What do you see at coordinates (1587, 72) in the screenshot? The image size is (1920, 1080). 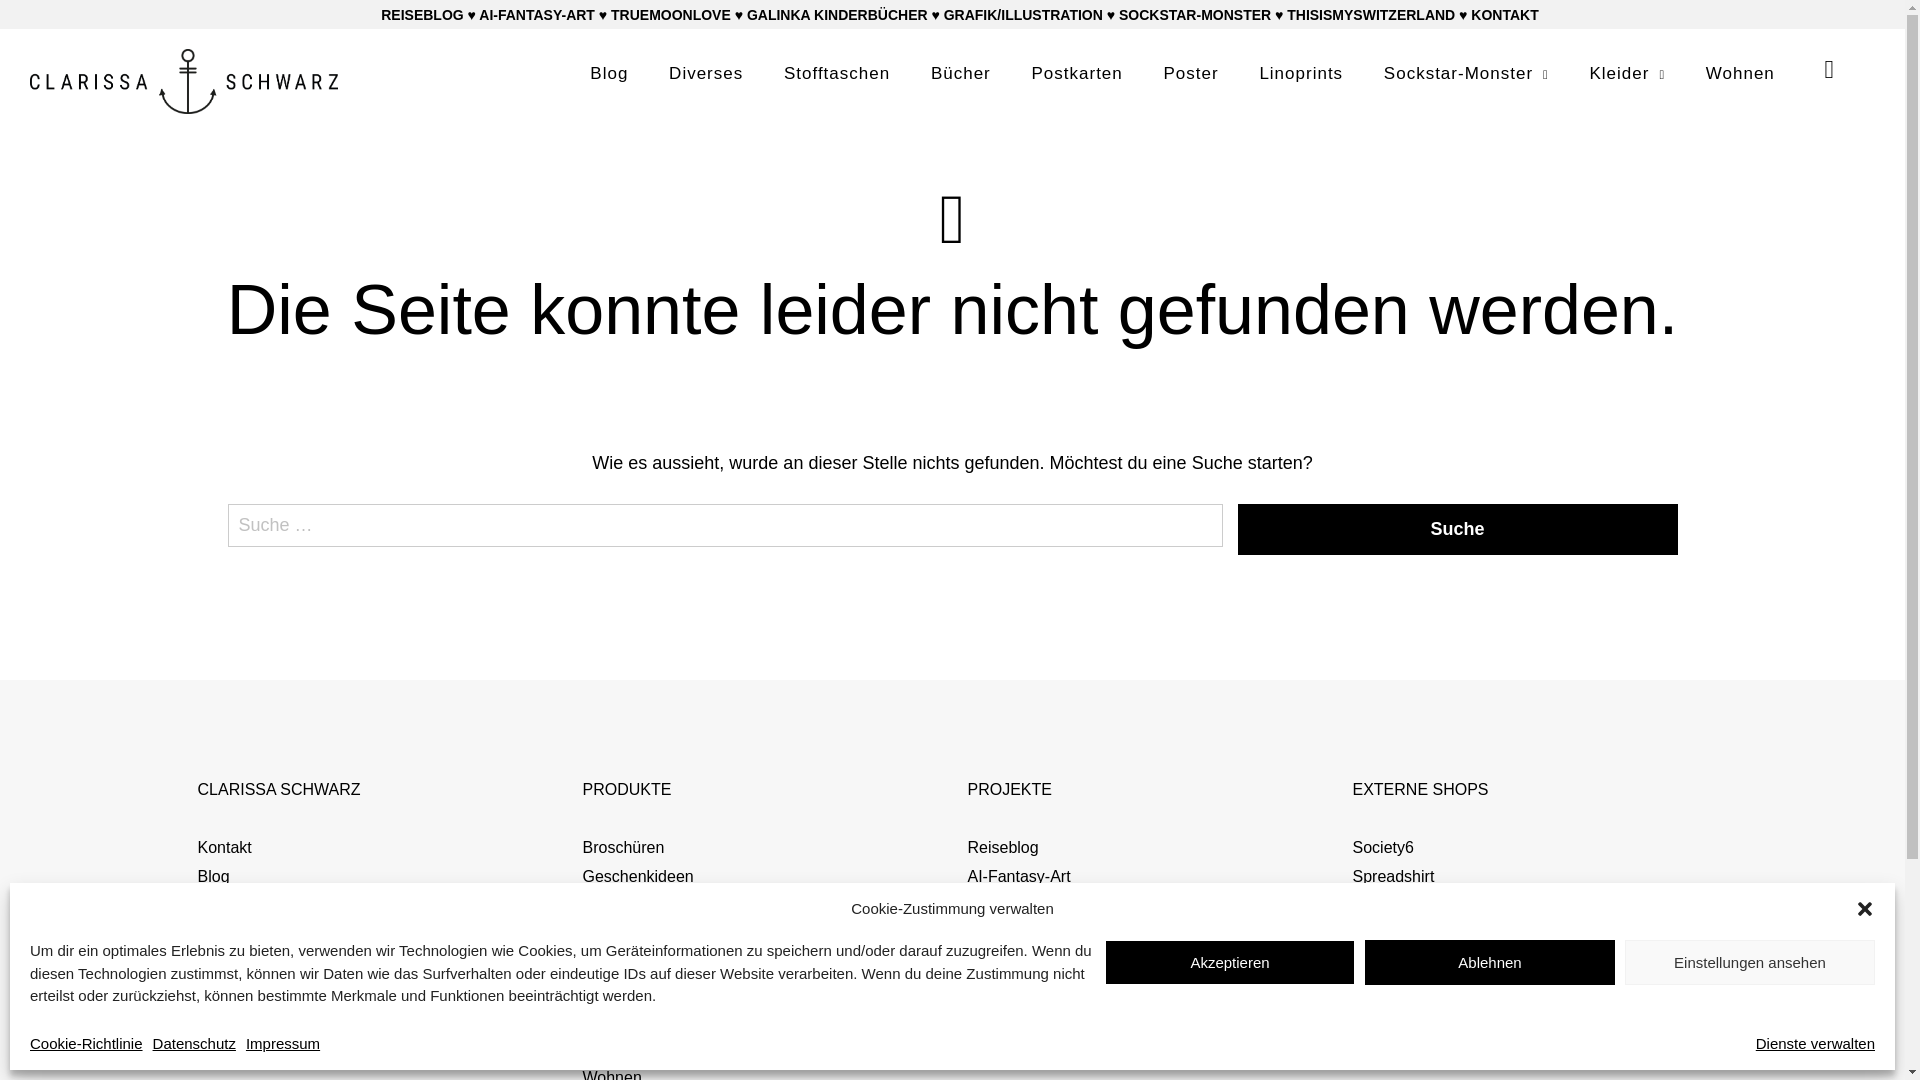 I see `'Kleider'` at bounding box center [1587, 72].